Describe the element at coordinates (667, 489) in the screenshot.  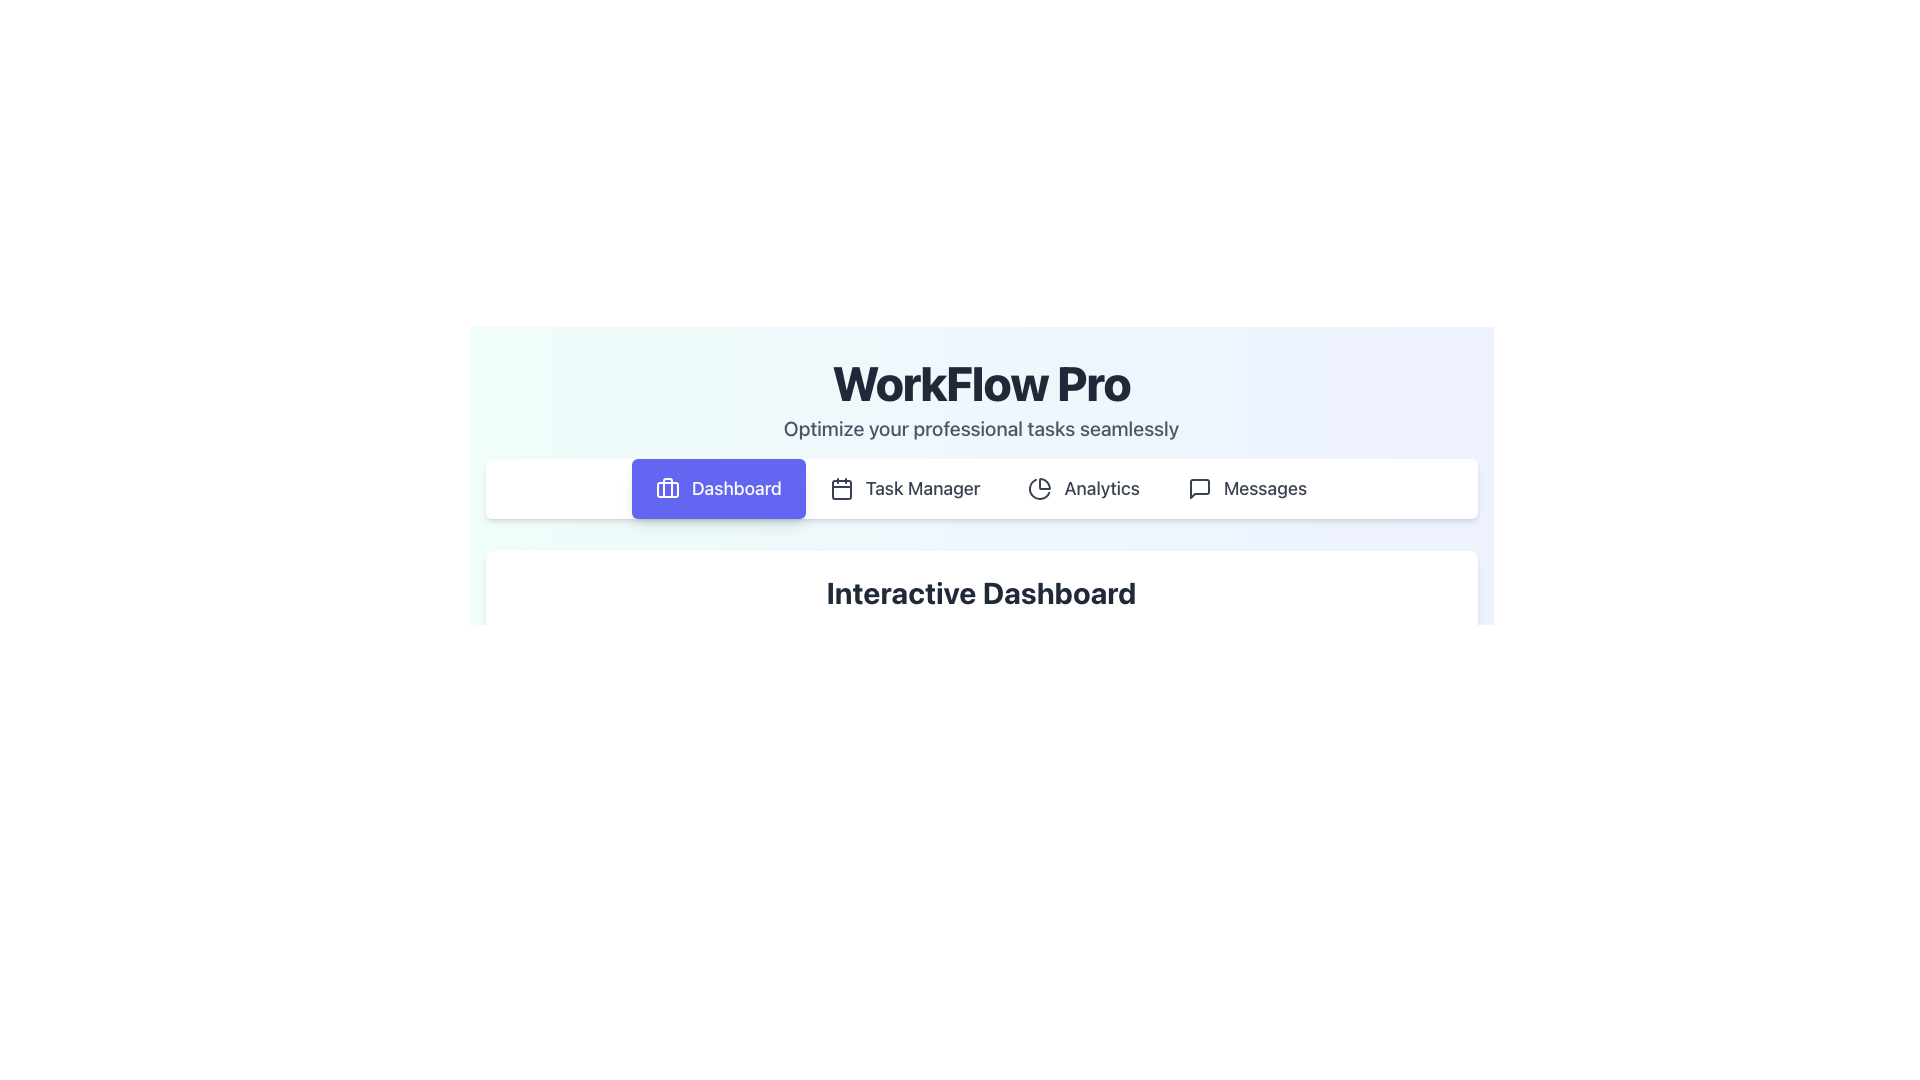
I see `the 'Dashboard' icon located in the horizontal menu at the top of the page, which serves as the main area overview button` at that location.